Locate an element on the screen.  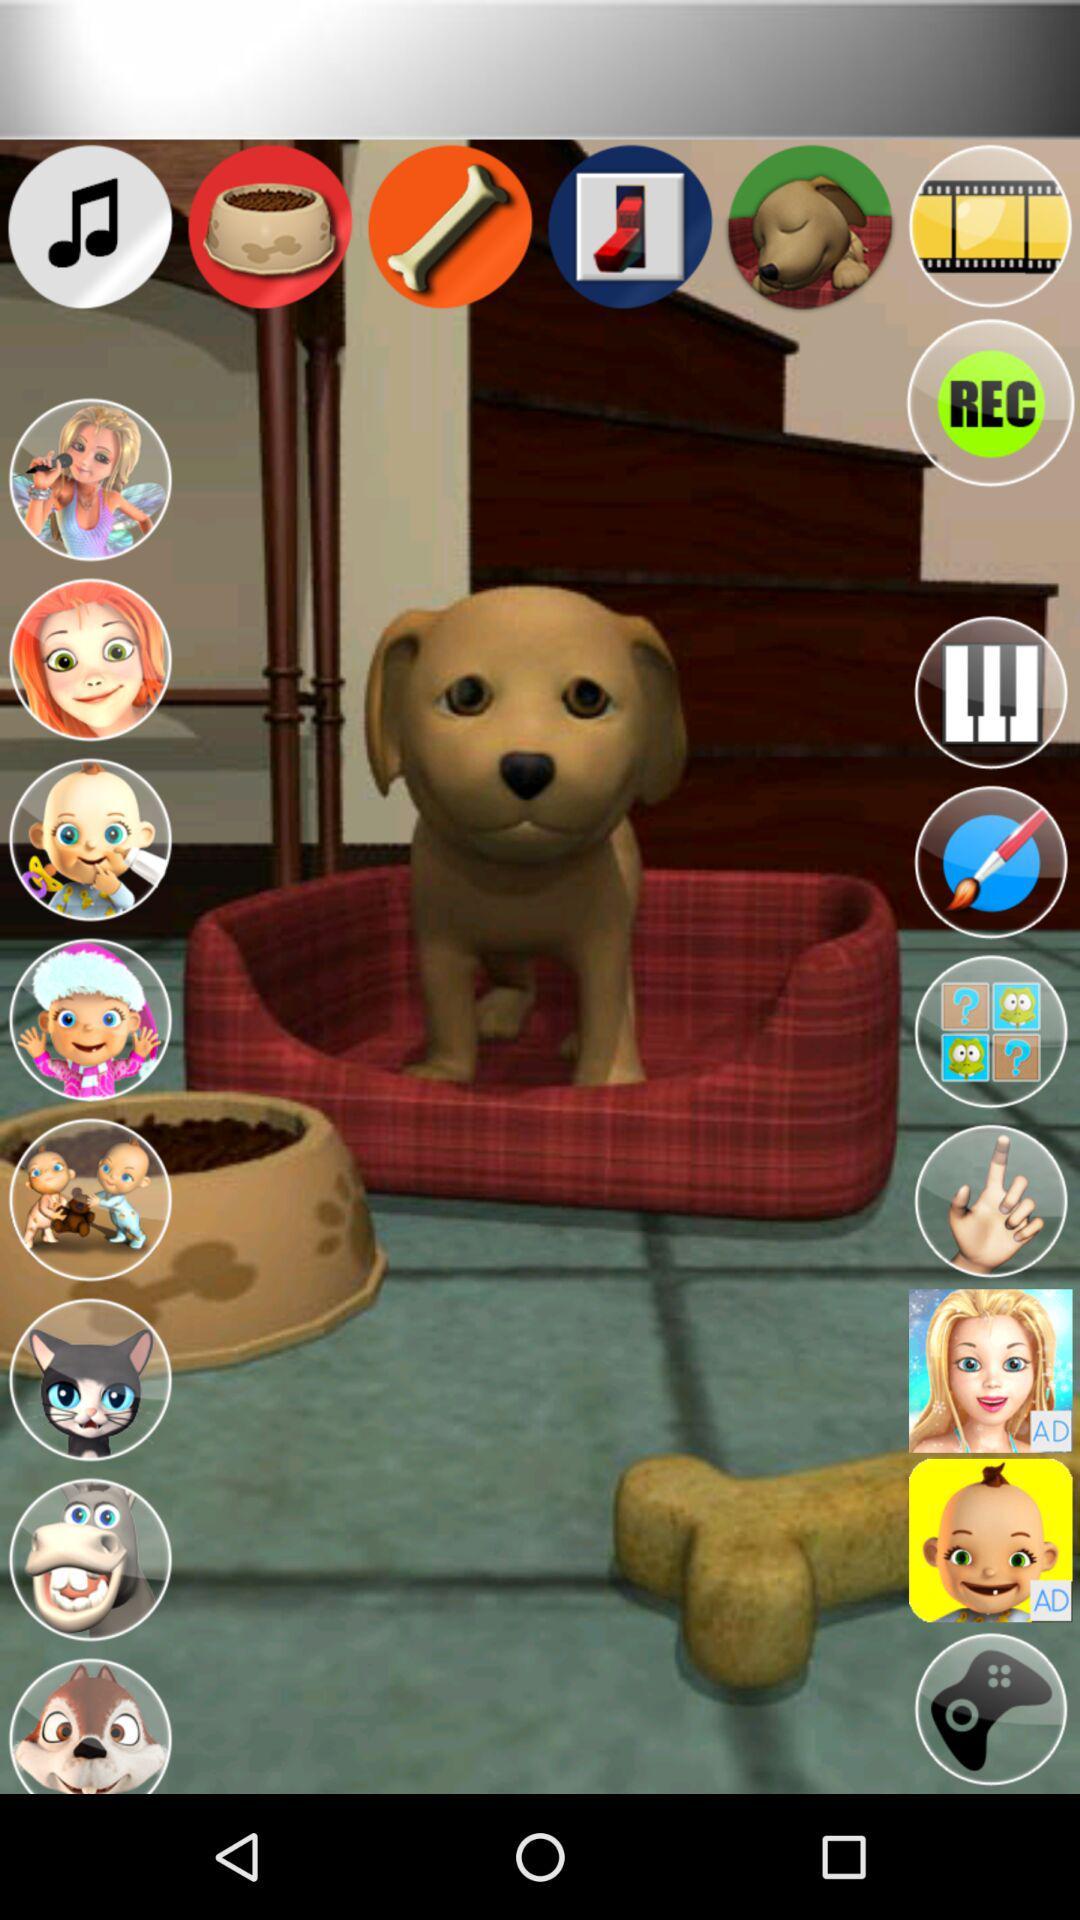
chanch phontoes is located at coordinates (990, 1370).